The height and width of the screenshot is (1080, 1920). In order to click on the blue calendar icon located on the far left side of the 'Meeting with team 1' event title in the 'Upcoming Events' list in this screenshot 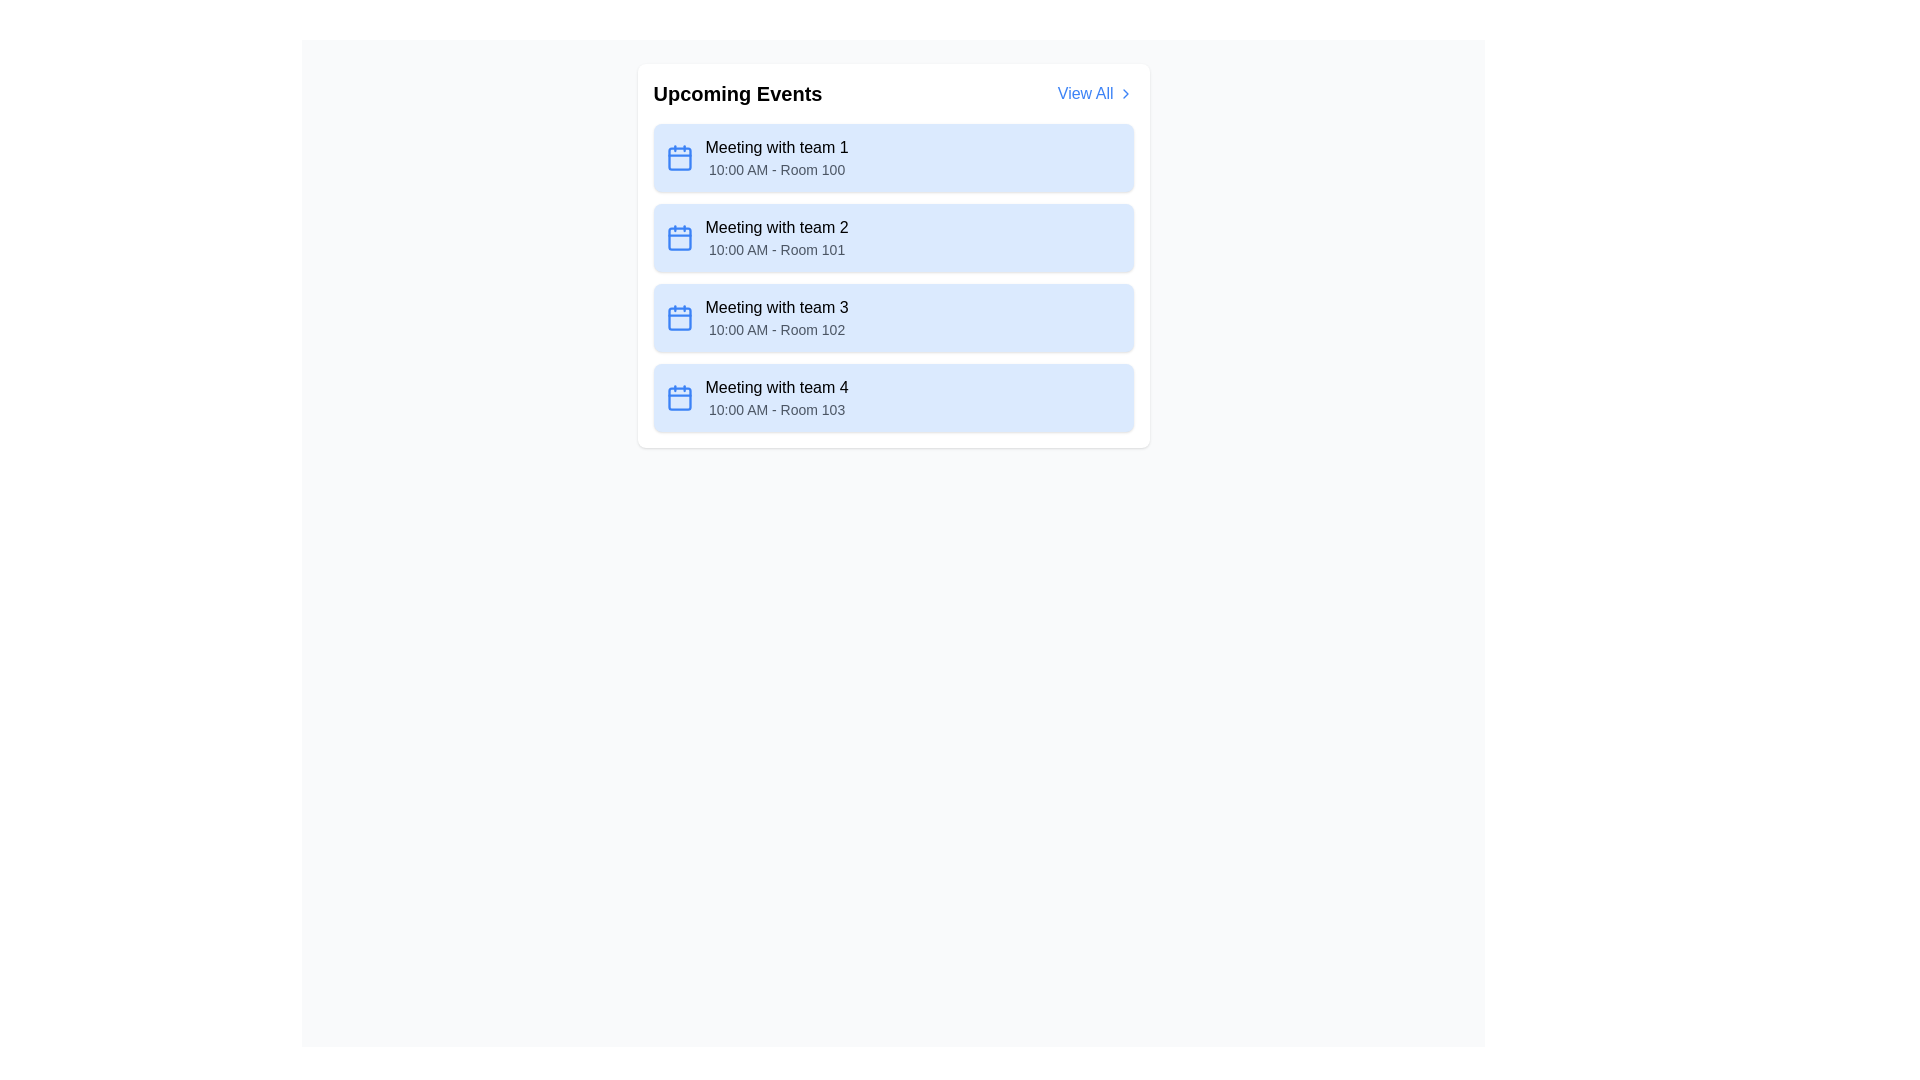, I will do `click(679, 157)`.